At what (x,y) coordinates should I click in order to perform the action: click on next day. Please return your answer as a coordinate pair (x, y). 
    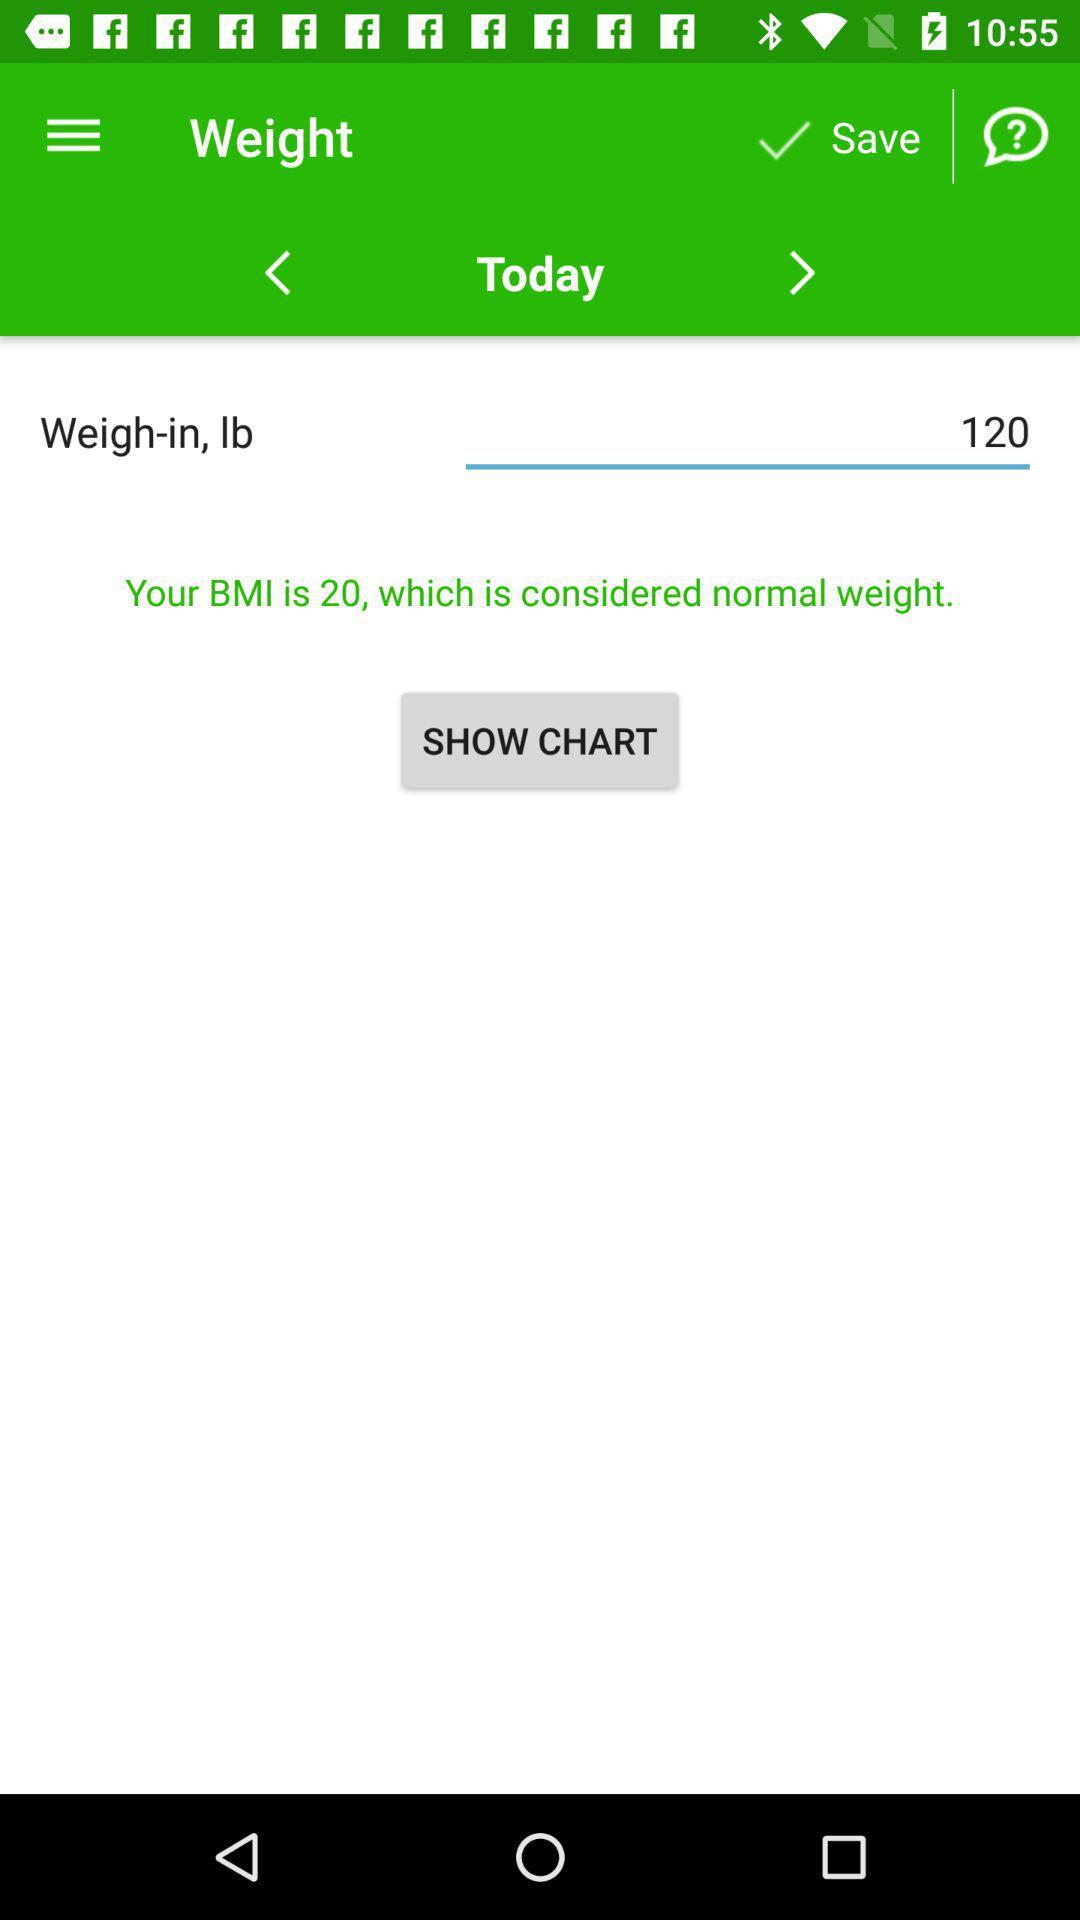
    Looking at the image, I should click on (801, 272).